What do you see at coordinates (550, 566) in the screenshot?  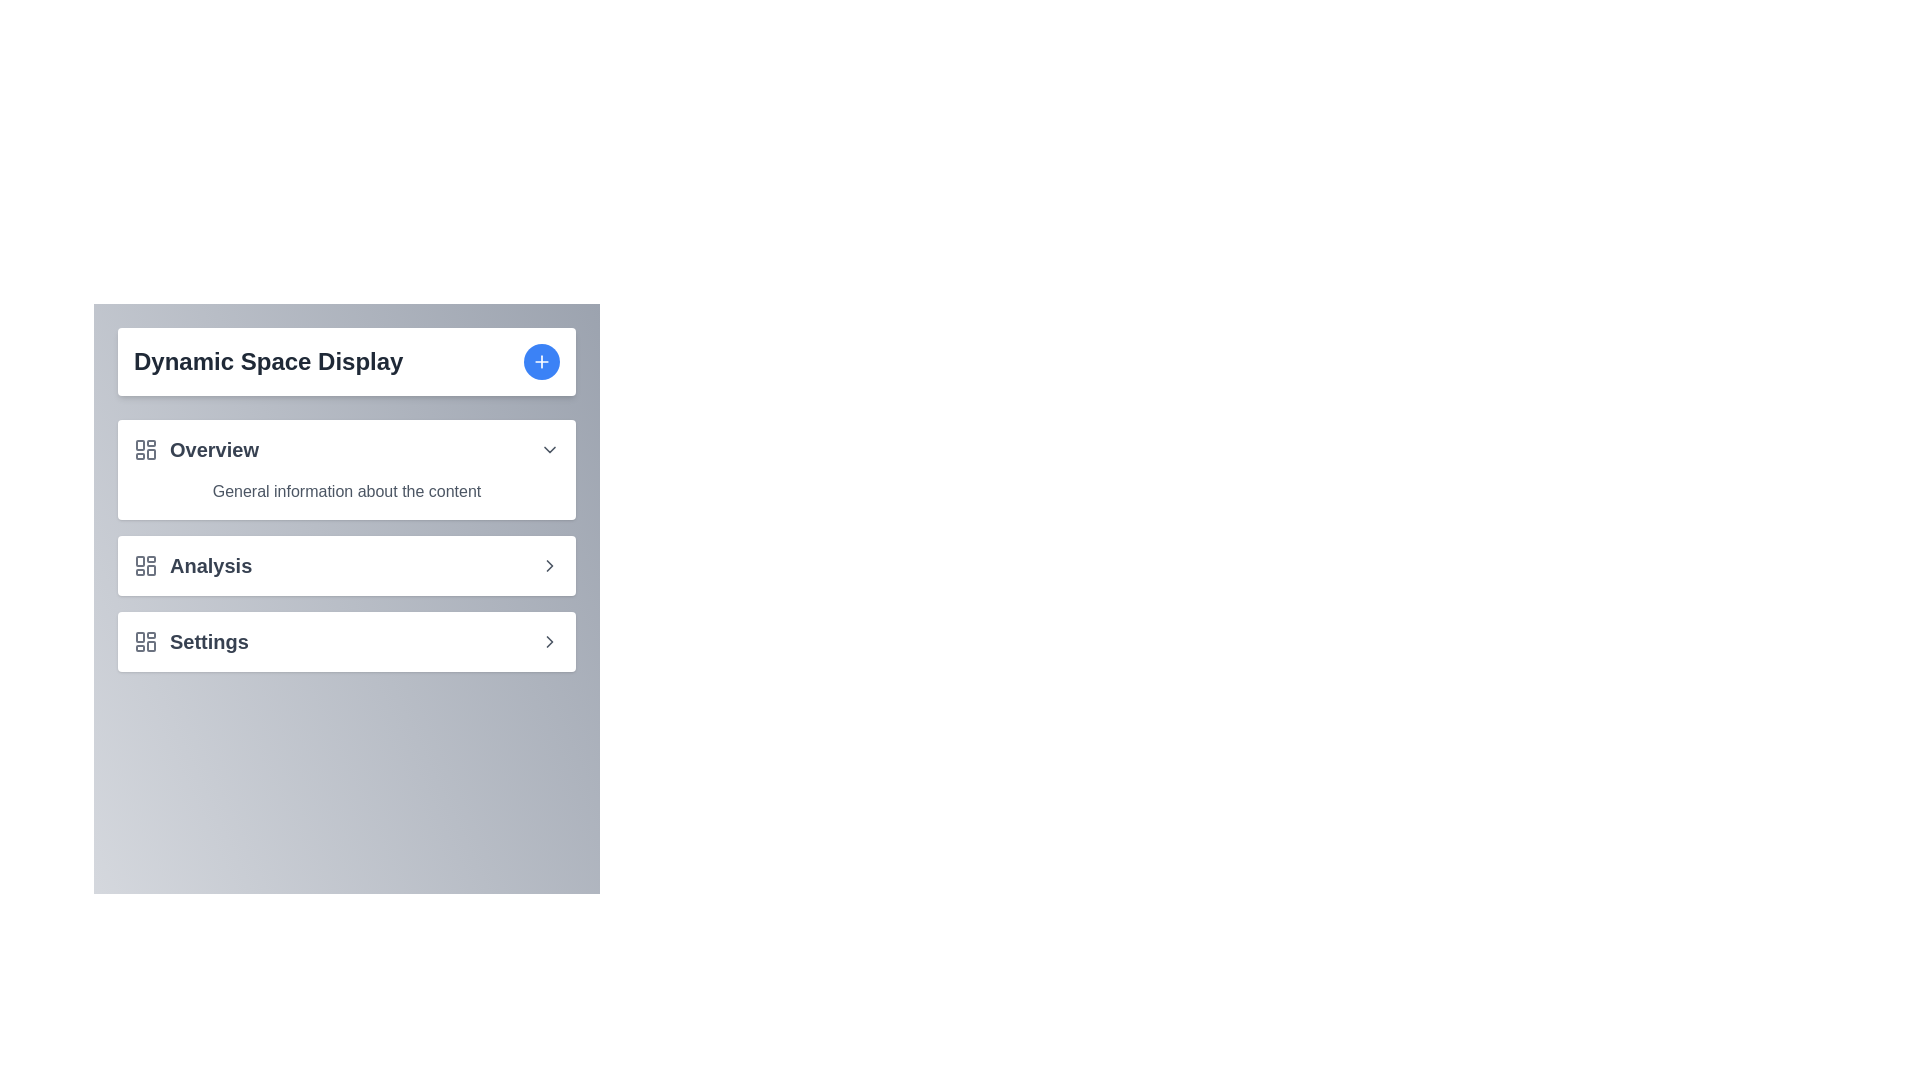 I see `the Chevron Right icon located at the far right of the 'Analysis' section` at bounding box center [550, 566].